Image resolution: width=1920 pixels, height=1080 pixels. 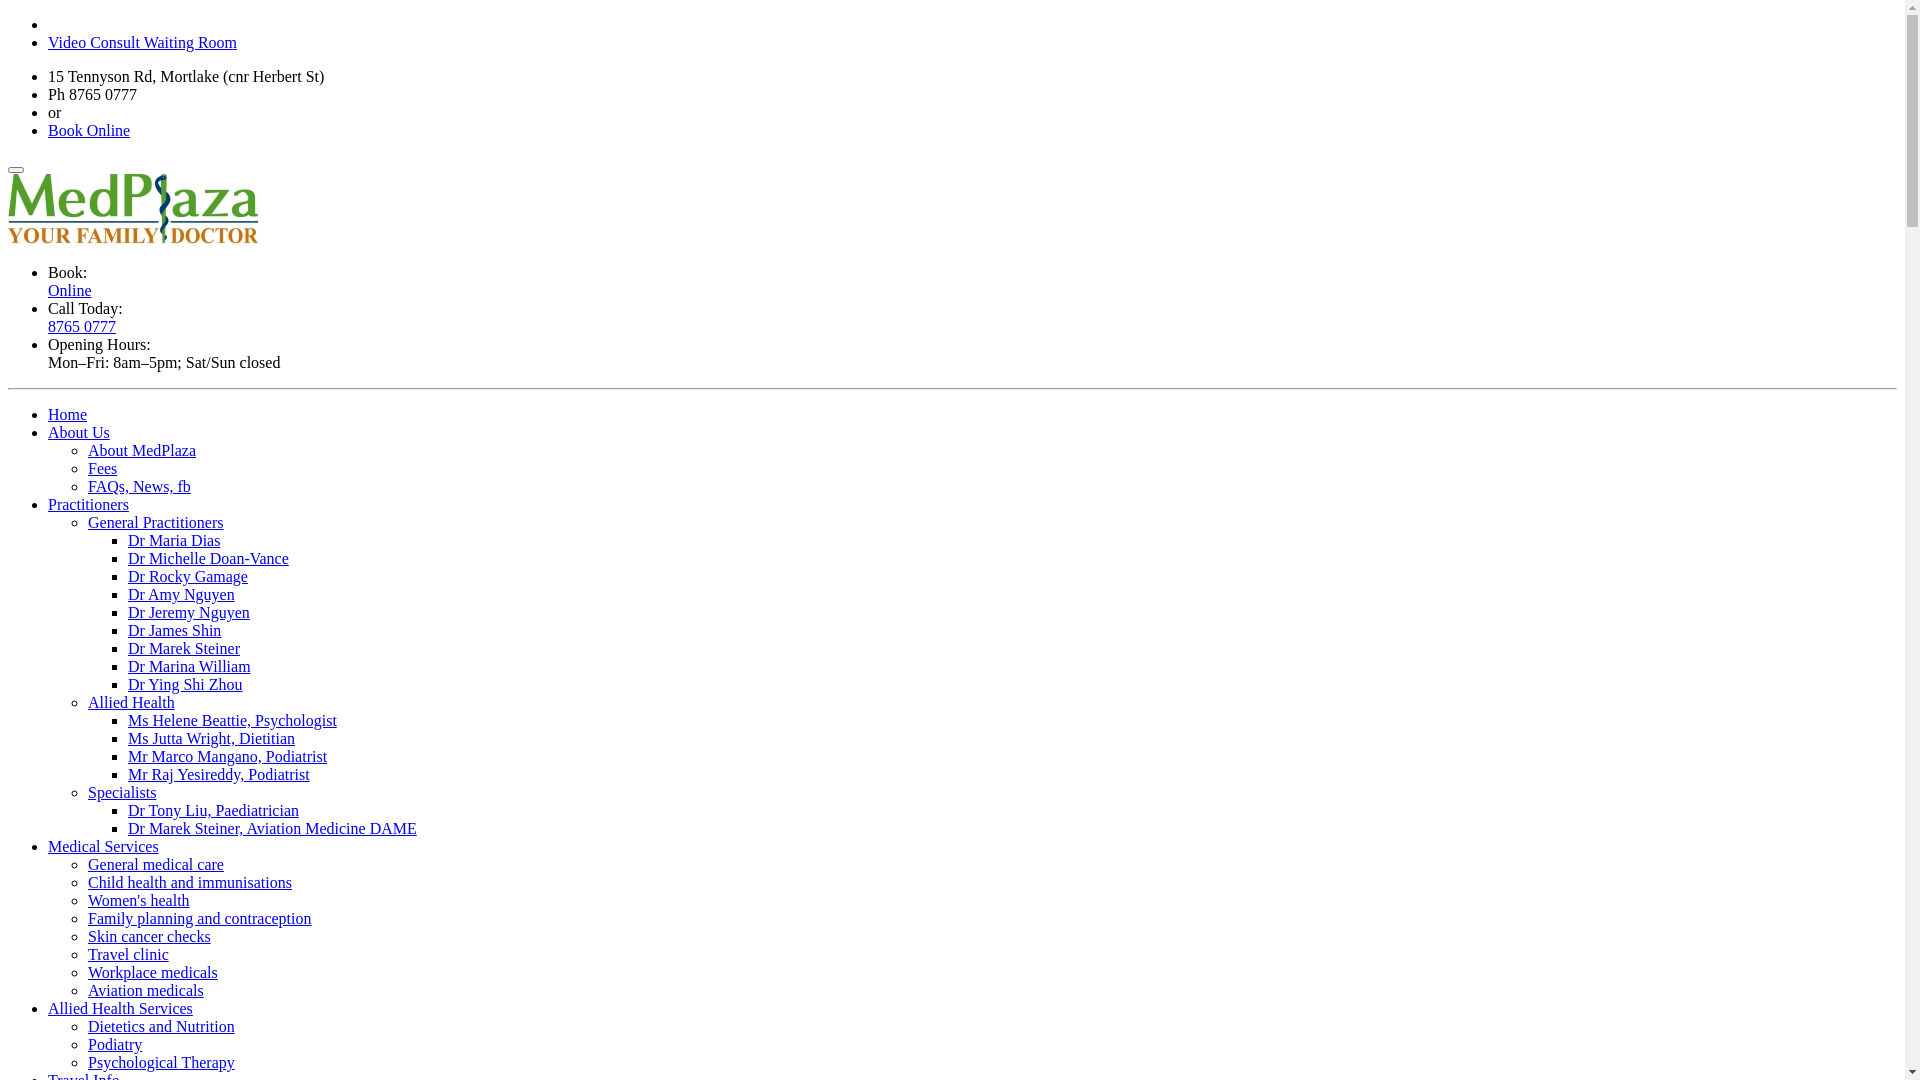 What do you see at coordinates (213, 810) in the screenshot?
I see `'Dr Tony Liu, Paediatrician'` at bounding box center [213, 810].